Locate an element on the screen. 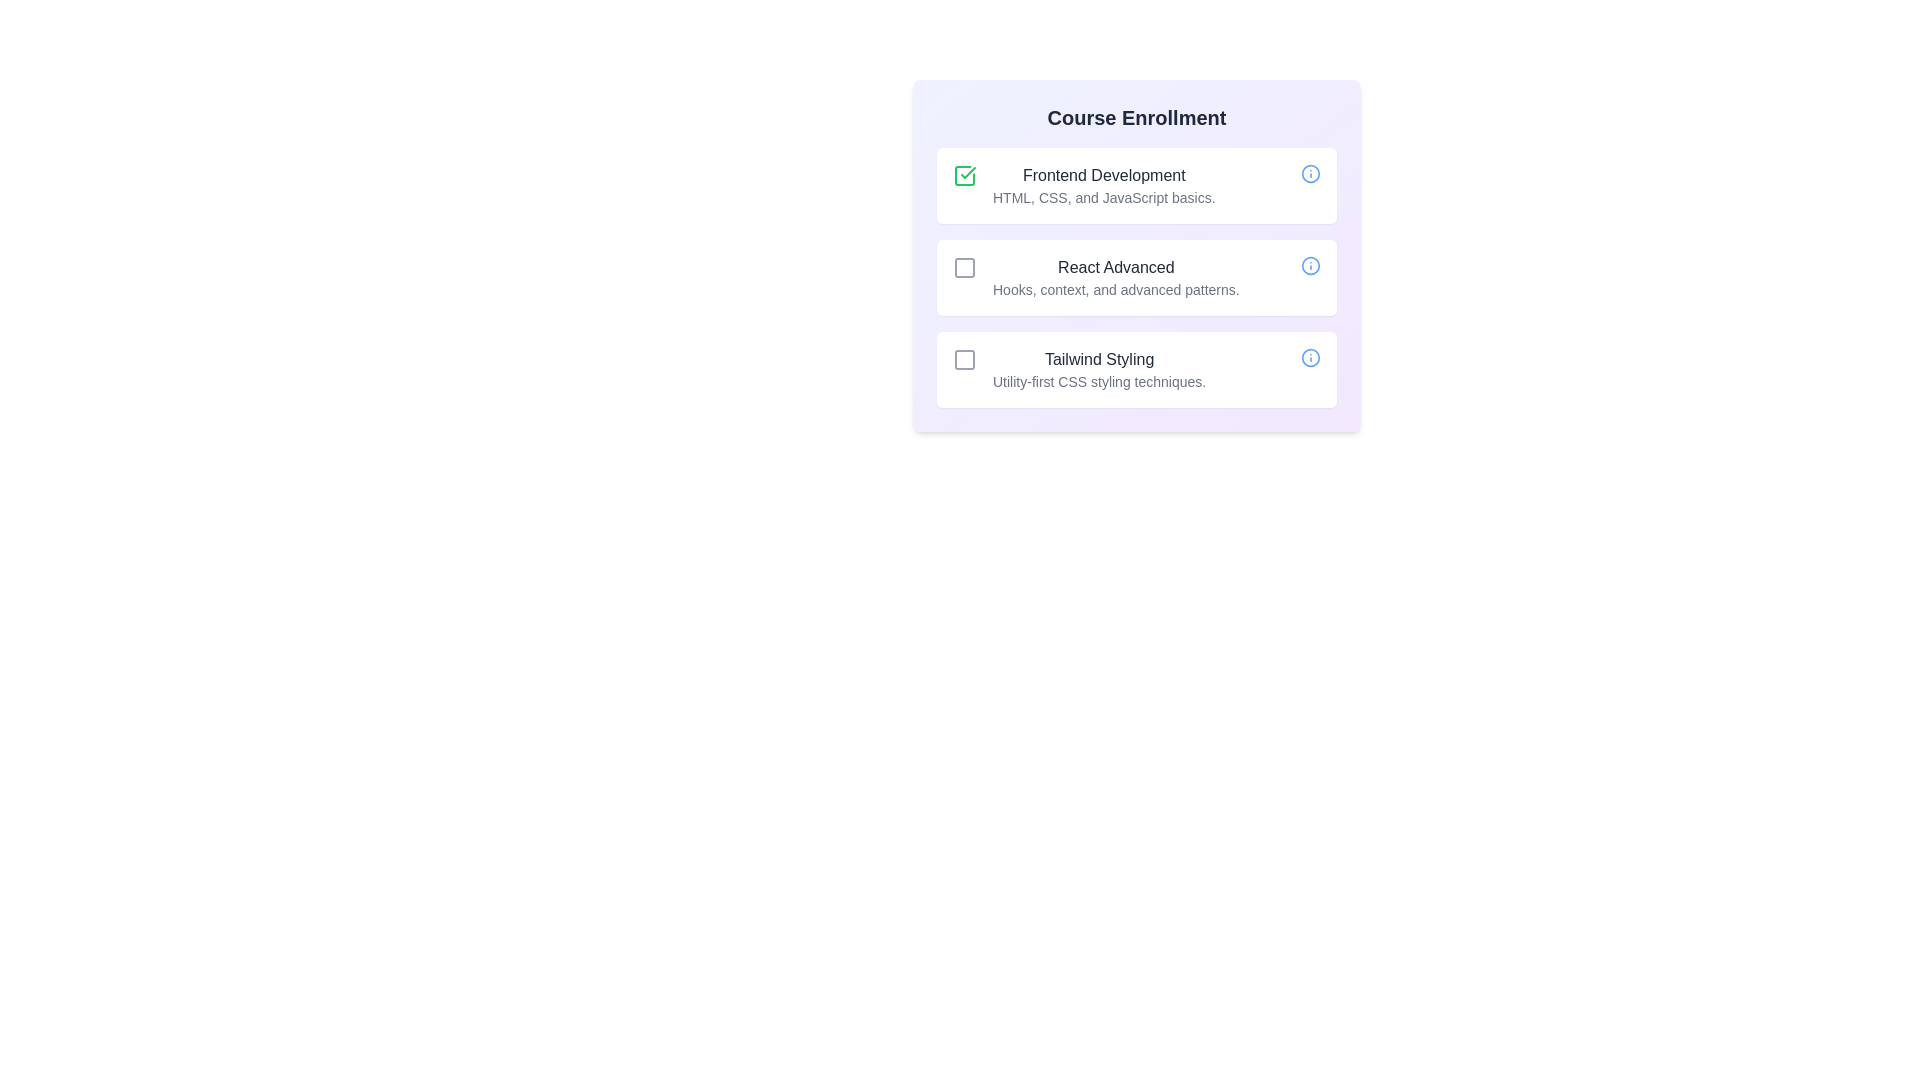 Image resolution: width=1920 pixels, height=1080 pixels. the Circle (SVG Graphic Element) that serves as an icon for the 'React Advanced' course enrollment entry is located at coordinates (1310, 265).